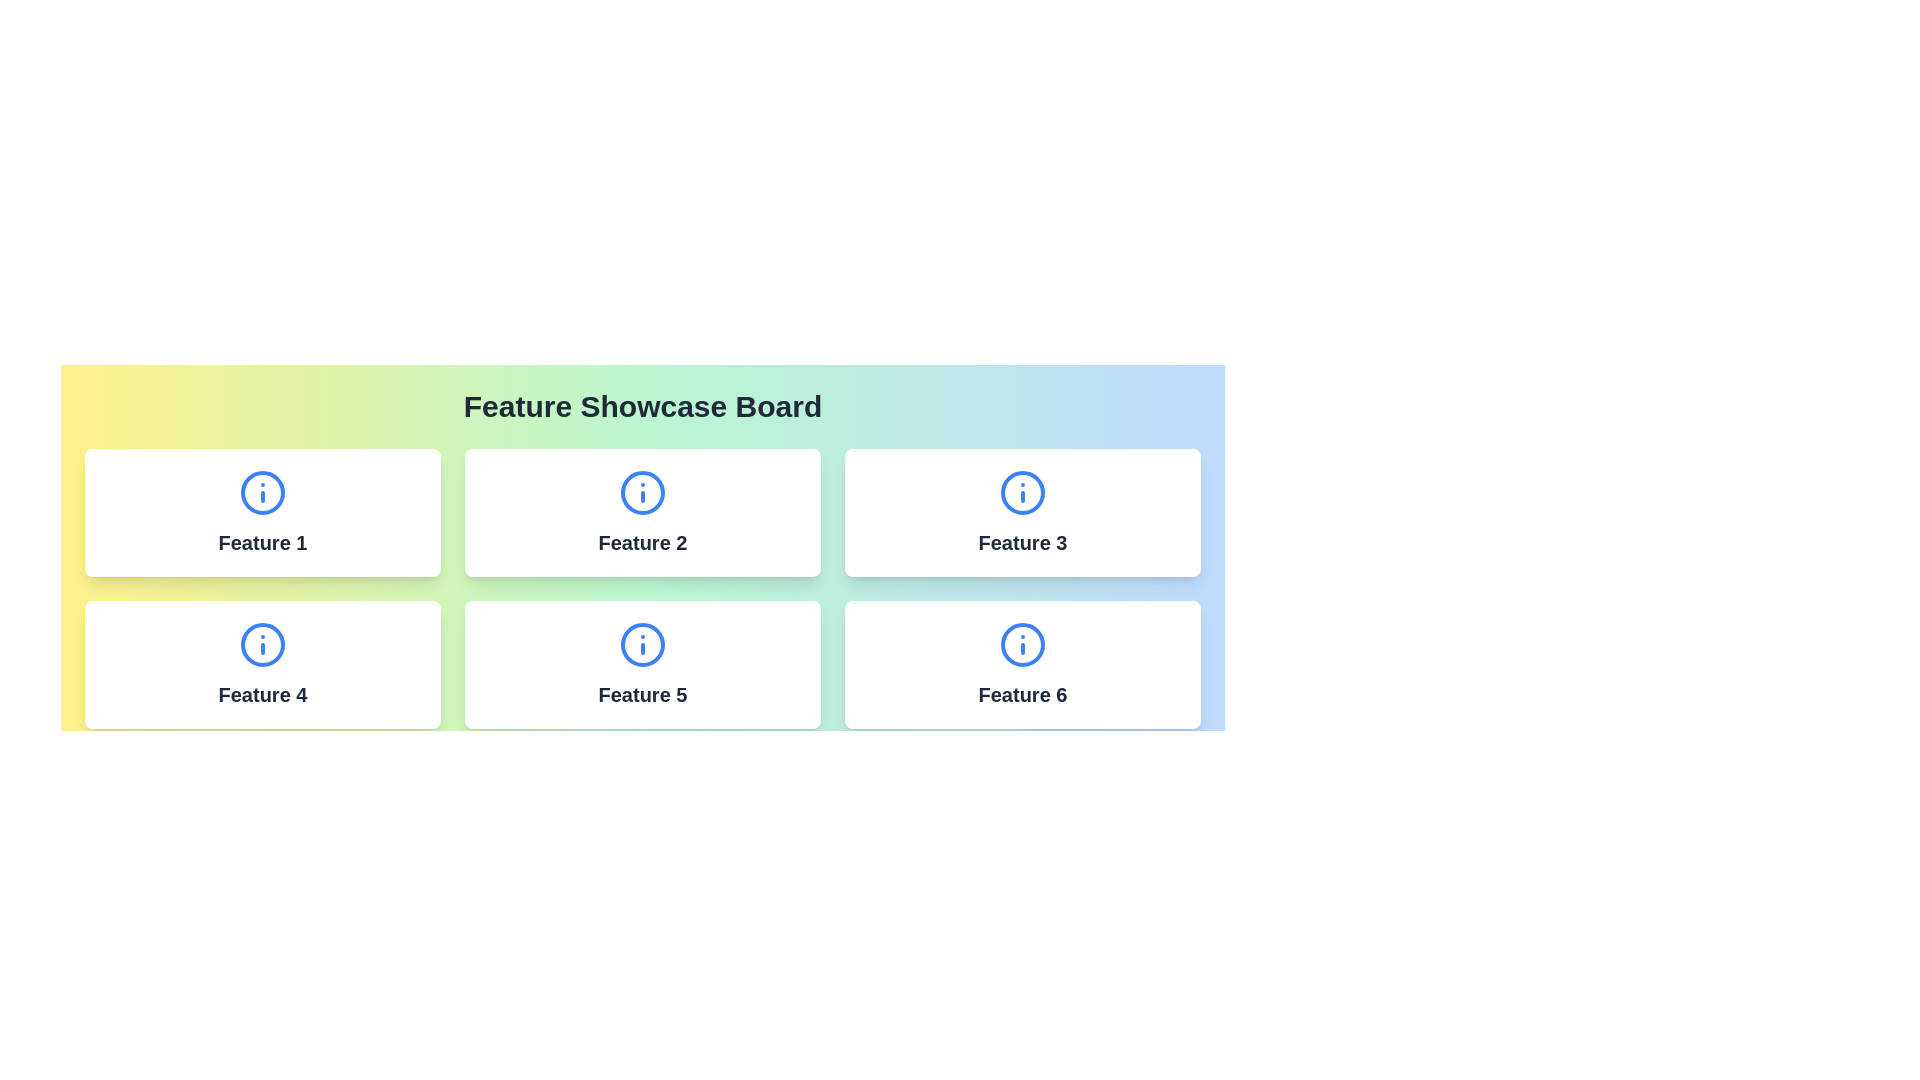 This screenshot has width=1920, height=1080. I want to click on the decorative circle shape in the 'Feature 3' icon located in the third column of icons, so click(1022, 493).